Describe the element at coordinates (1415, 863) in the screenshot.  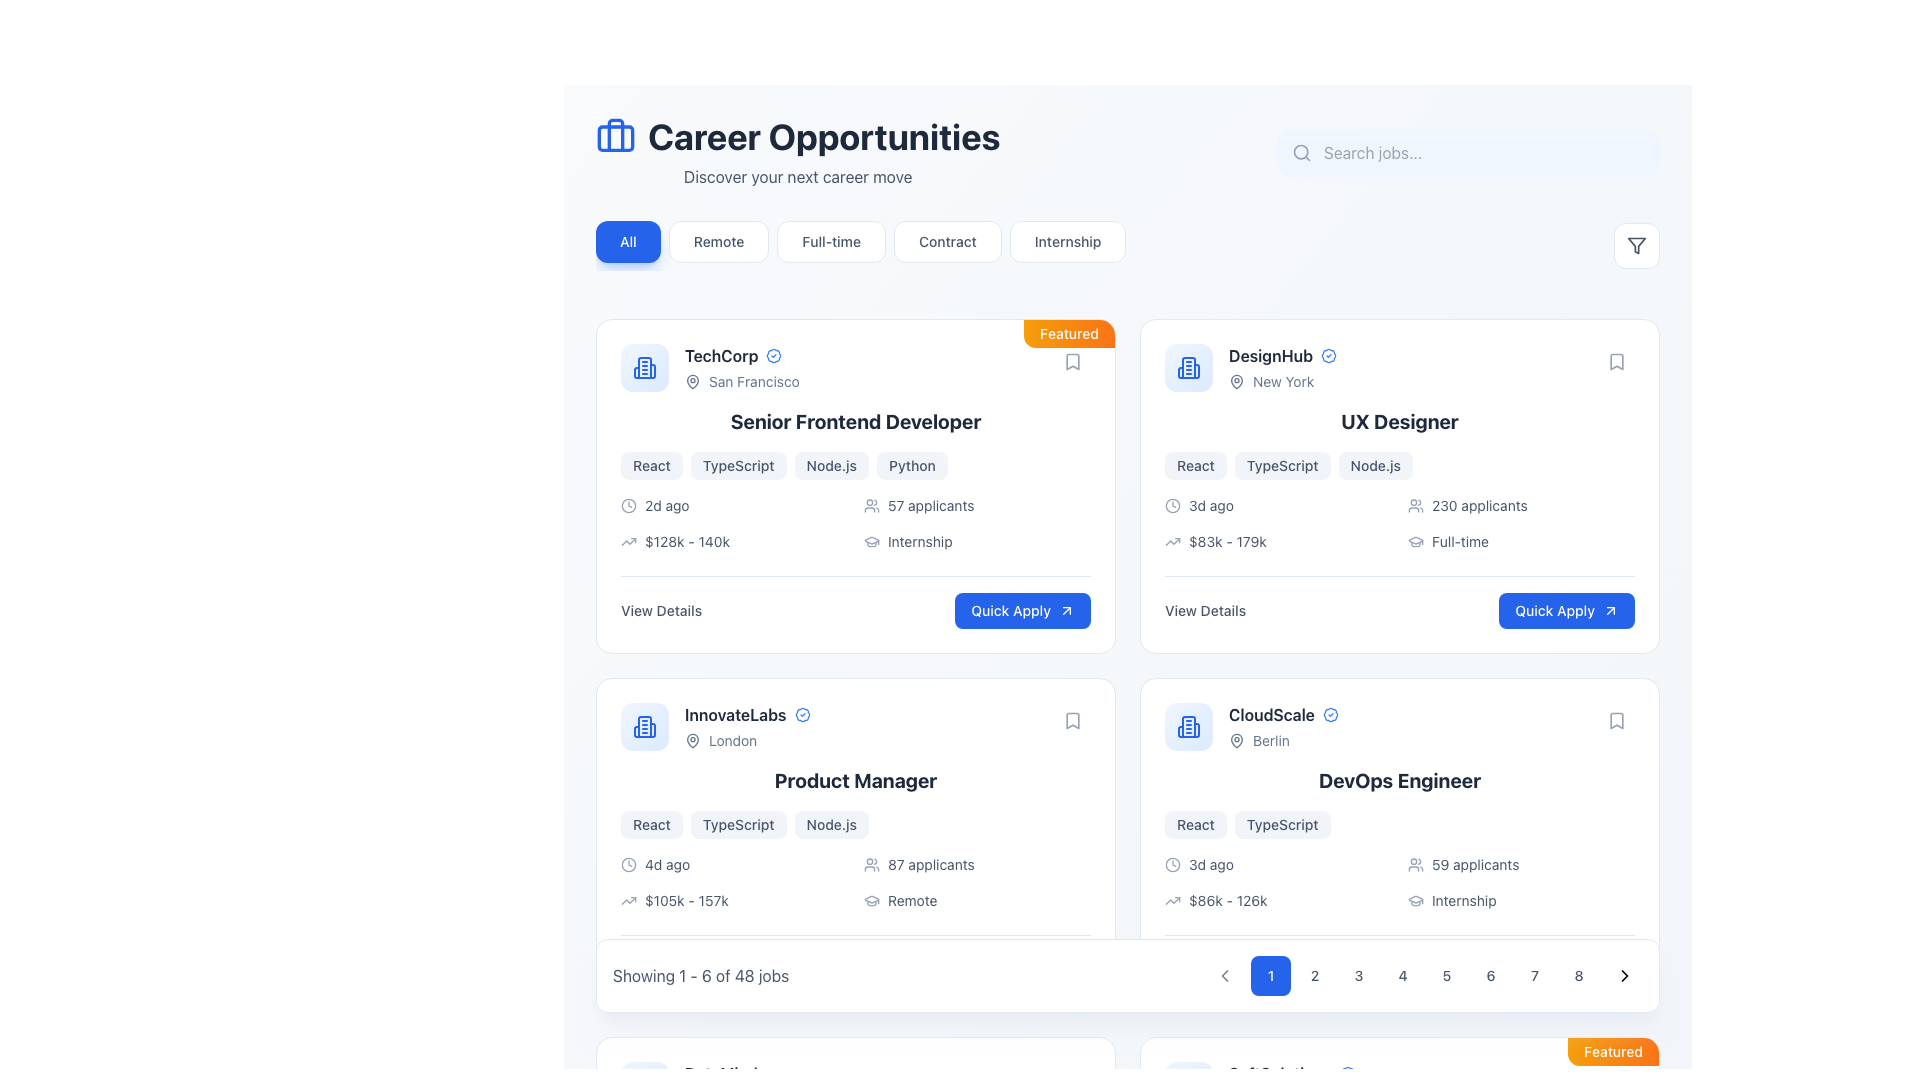
I see `the icon resembling a group of people, located next to the '59 applicants' text in the job listing card titled 'CloudScale' for the role 'DevOps Engineer.'` at that location.